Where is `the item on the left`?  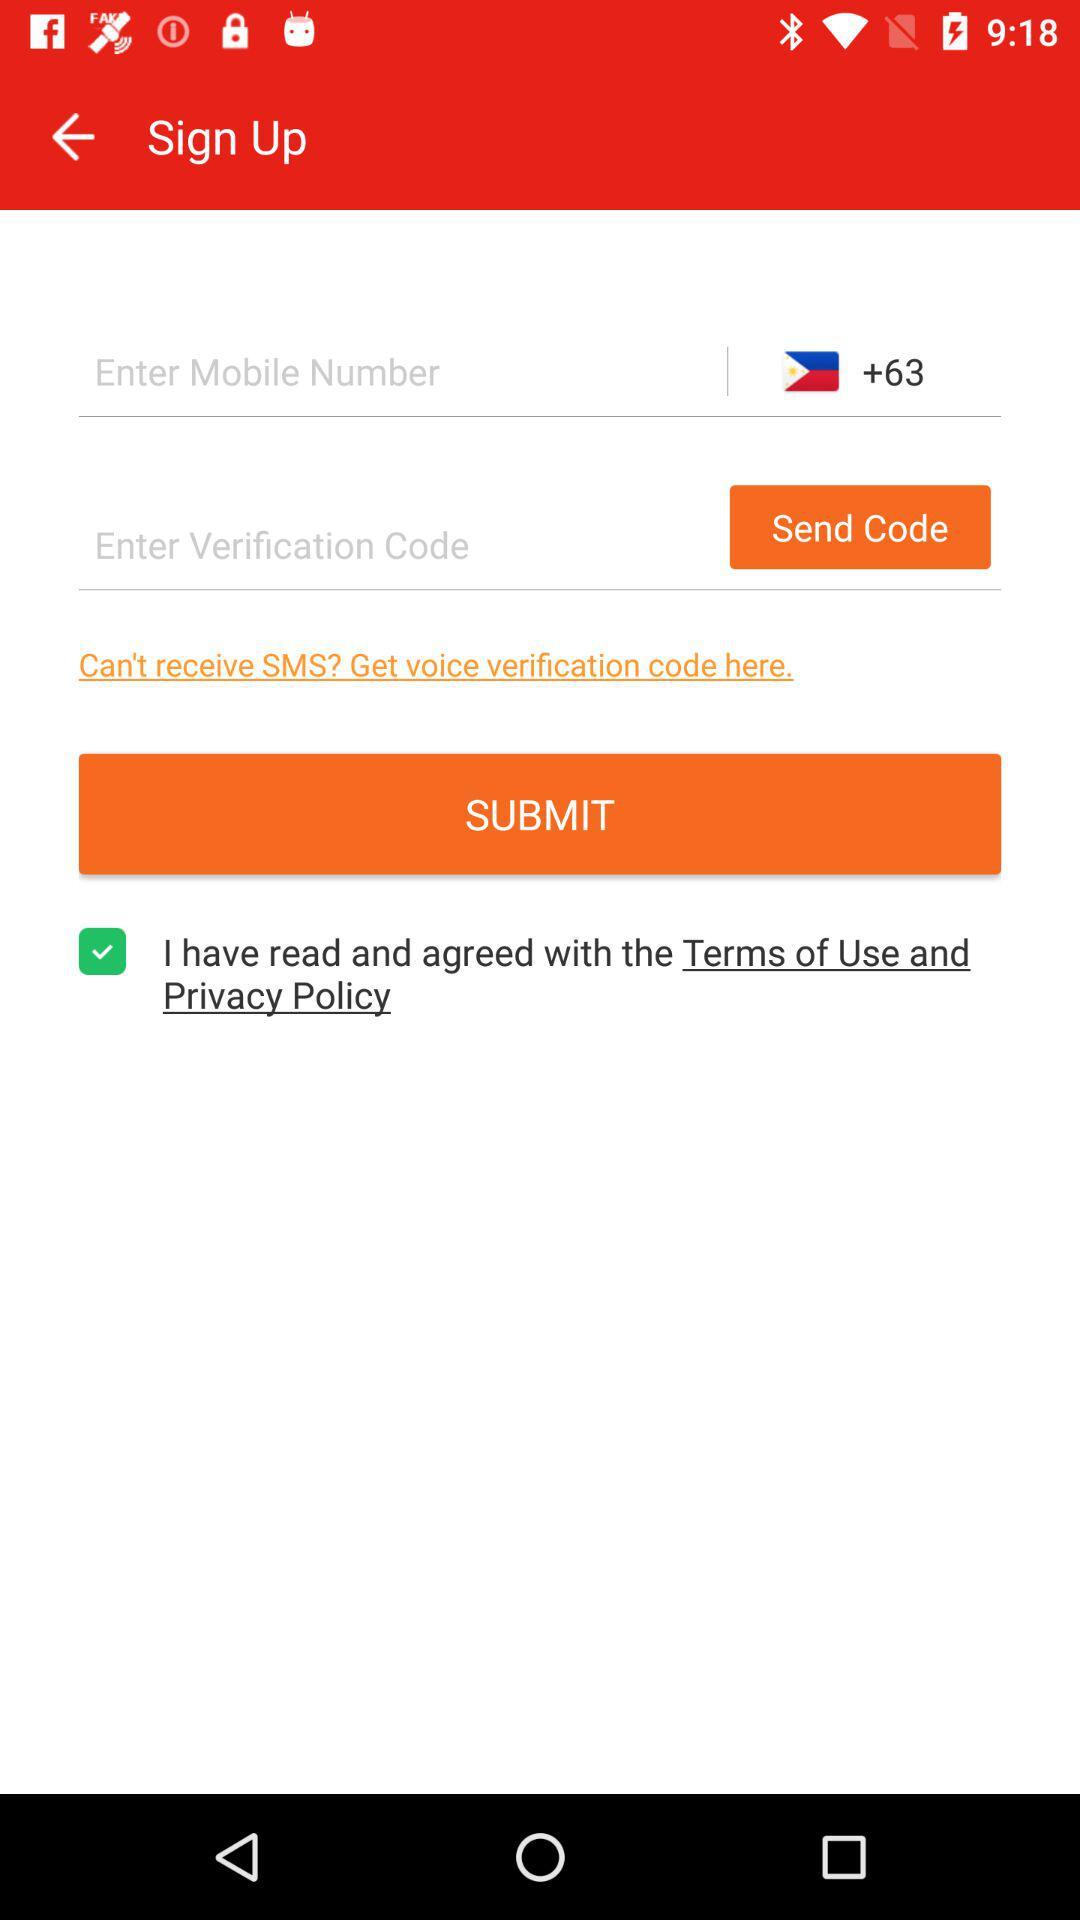
the item on the left is located at coordinates (102, 950).